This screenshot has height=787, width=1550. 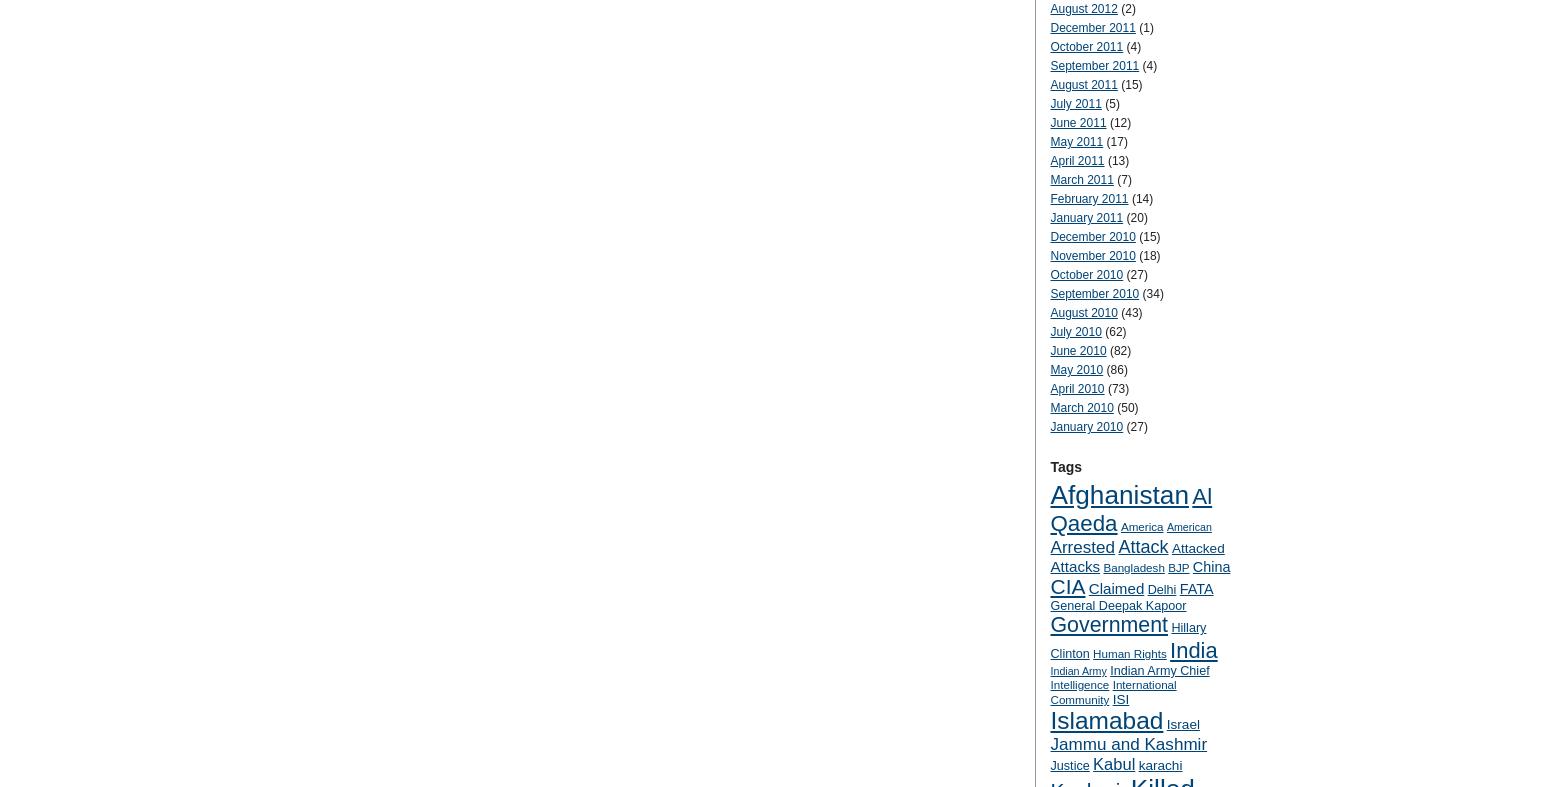 What do you see at coordinates (1125, 7) in the screenshot?
I see `'(2)'` at bounding box center [1125, 7].